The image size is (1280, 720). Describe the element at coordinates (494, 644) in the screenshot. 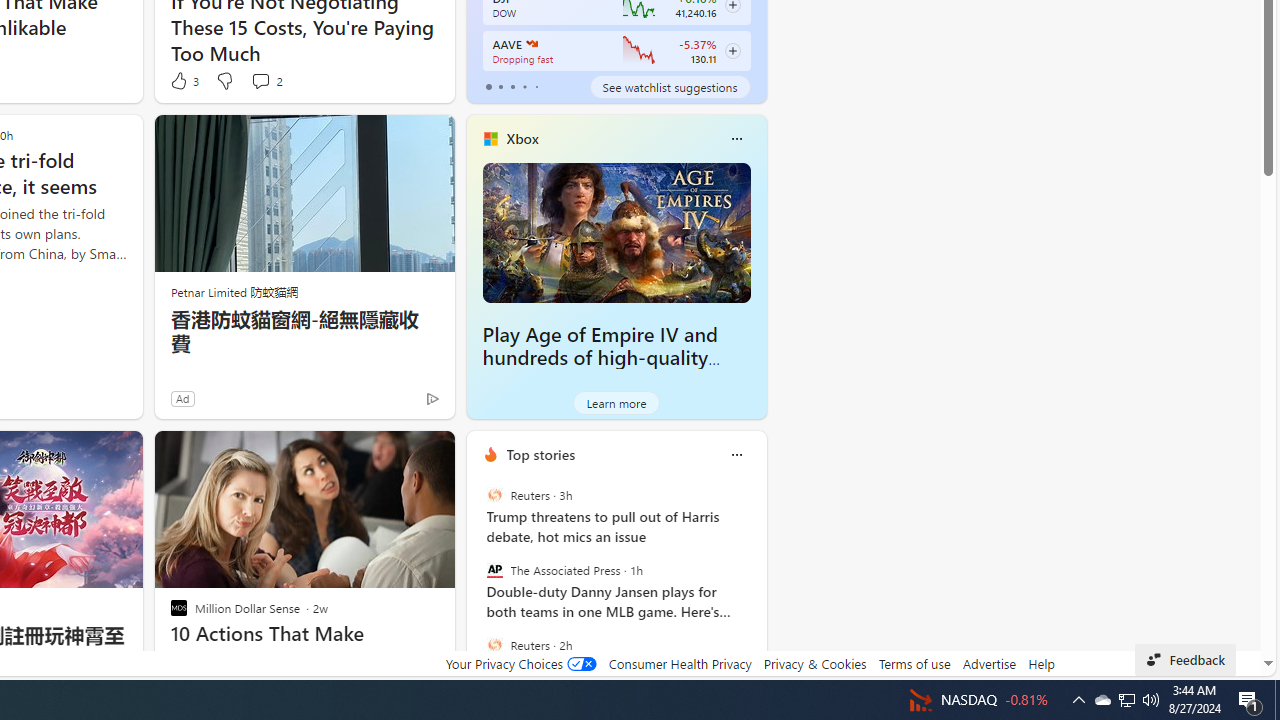

I see `'Reuters'` at that location.